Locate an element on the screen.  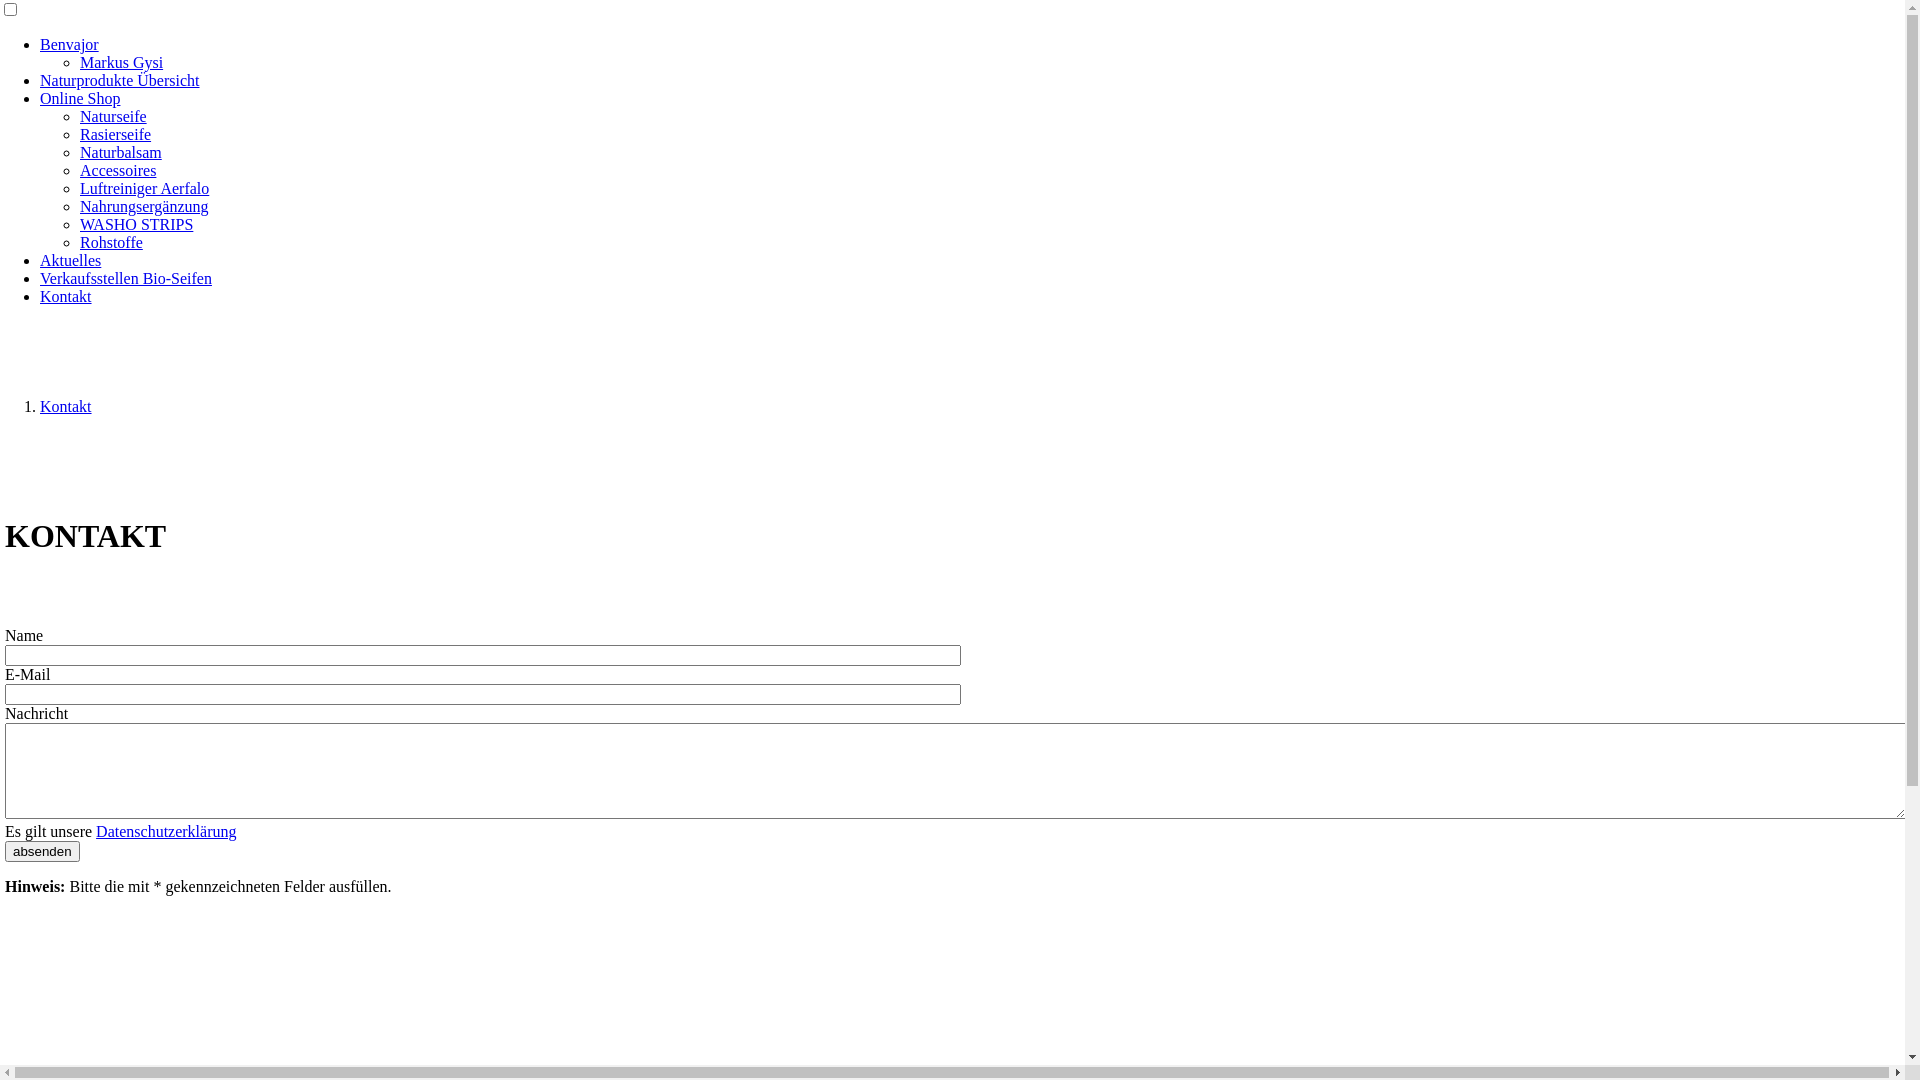
'Rohstoffe' is located at coordinates (110, 241).